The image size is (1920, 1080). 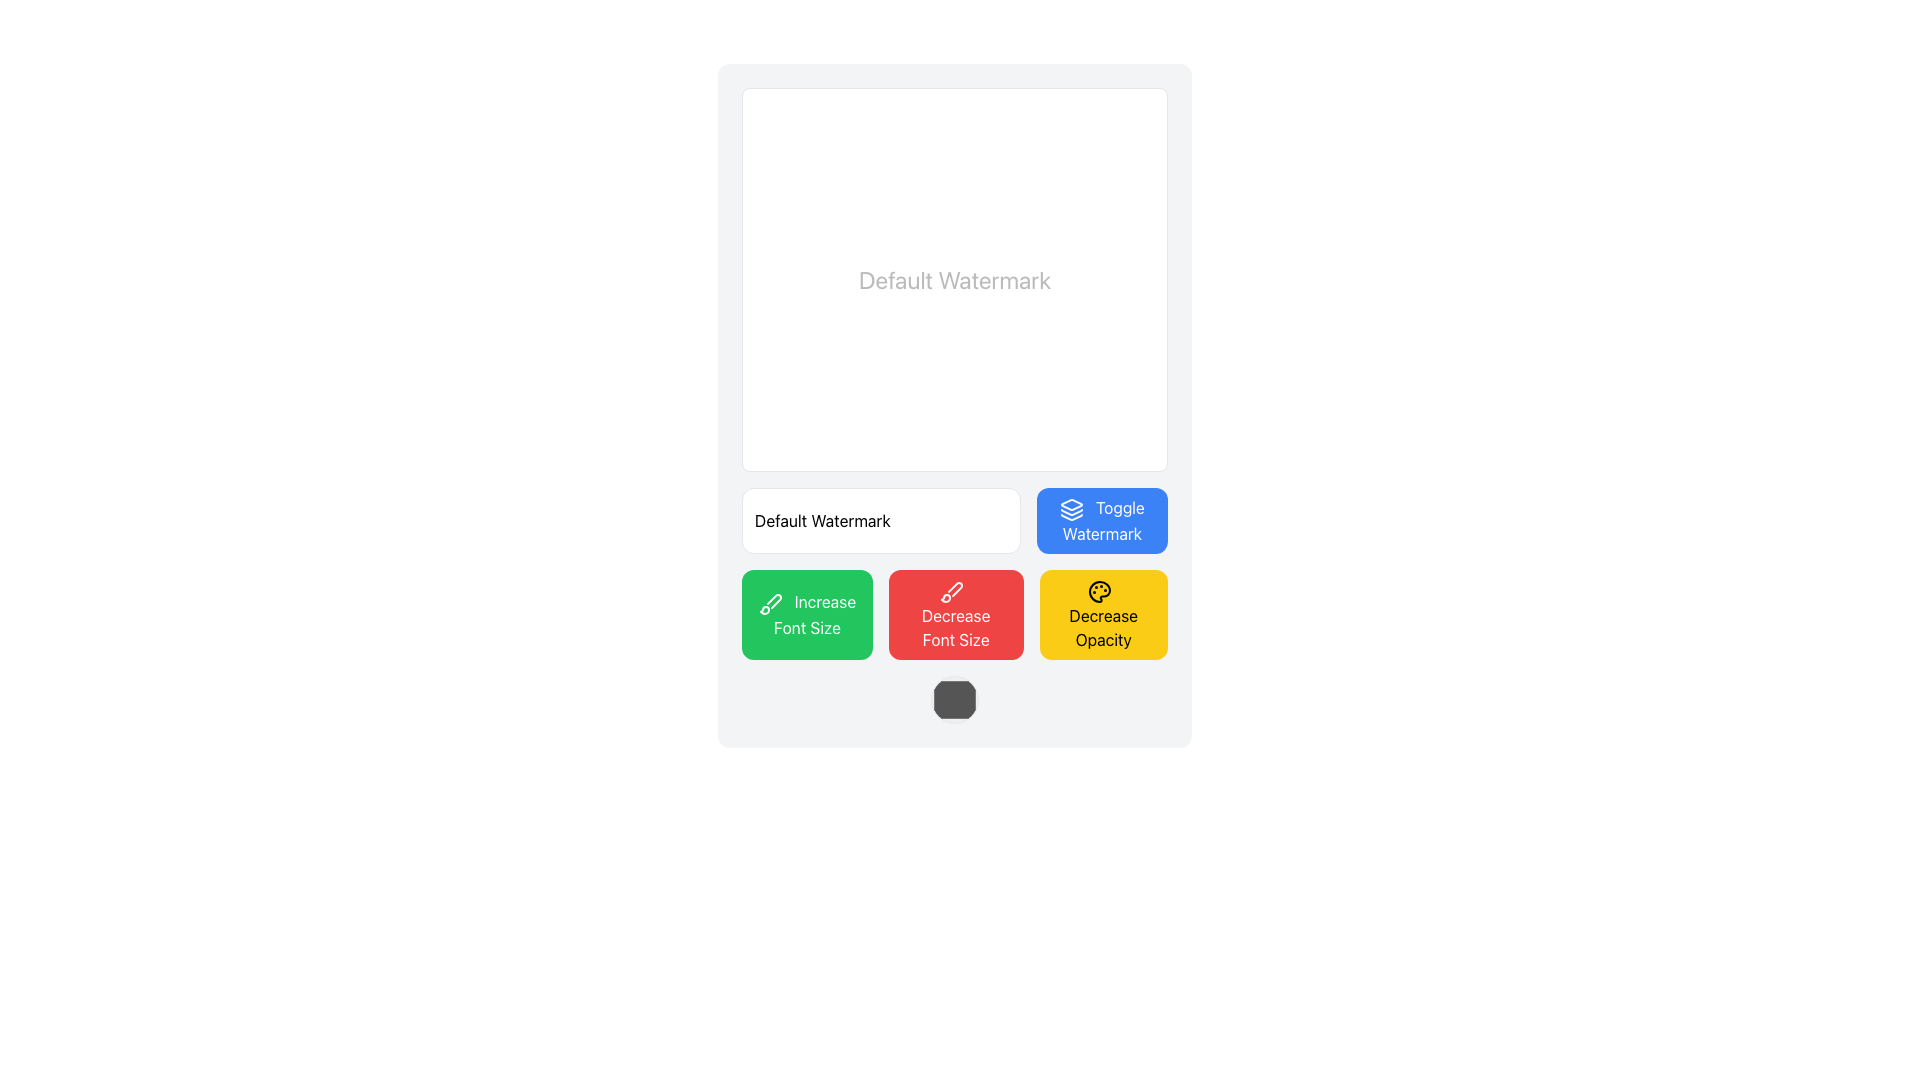 I want to click on the green rectangular button labeled 'Increase Font Size', so click(x=807, y=613).